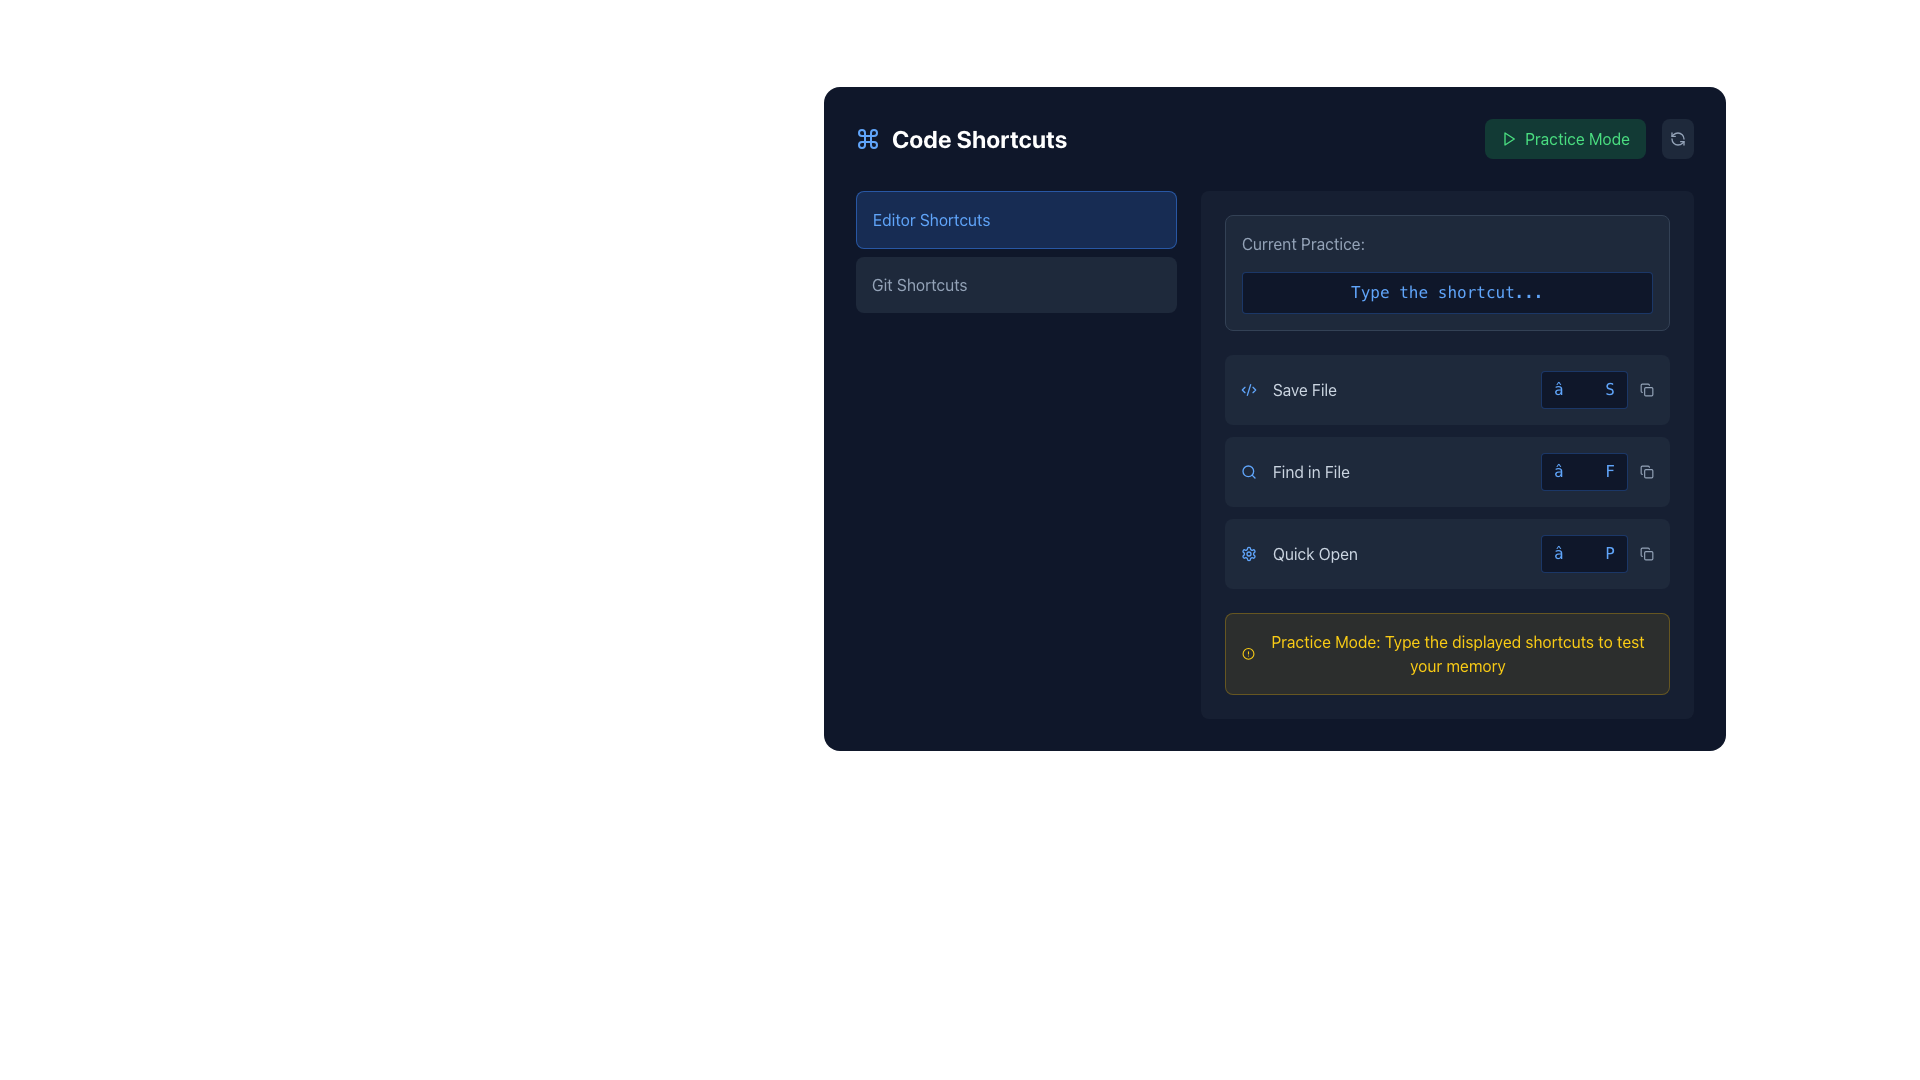  Describe the element at coordinates (1016, 219) in the screenshot. I see `the 'Editor Shortcuts' button, which is a rectangular component with rounded corners and a blue-themed appearance` at that location.